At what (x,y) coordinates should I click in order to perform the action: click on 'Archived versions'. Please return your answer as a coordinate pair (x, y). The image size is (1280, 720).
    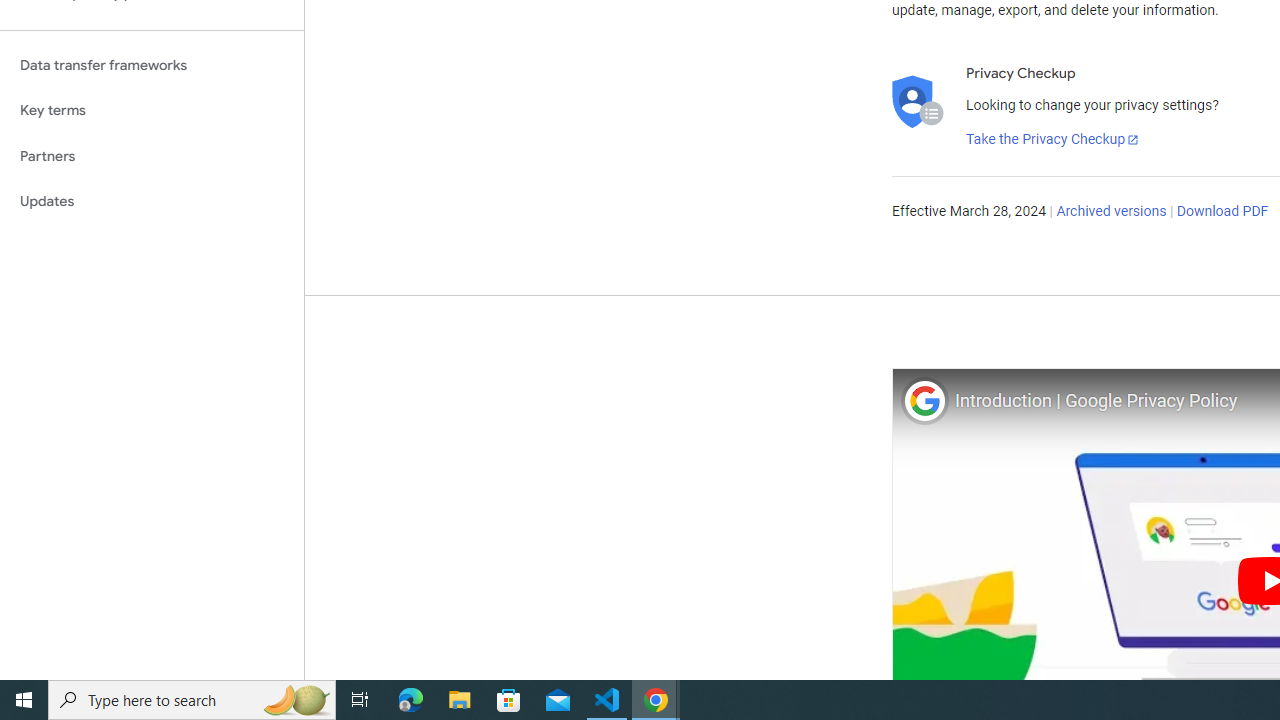
    Looking at the image, I should click on (1110, 212).